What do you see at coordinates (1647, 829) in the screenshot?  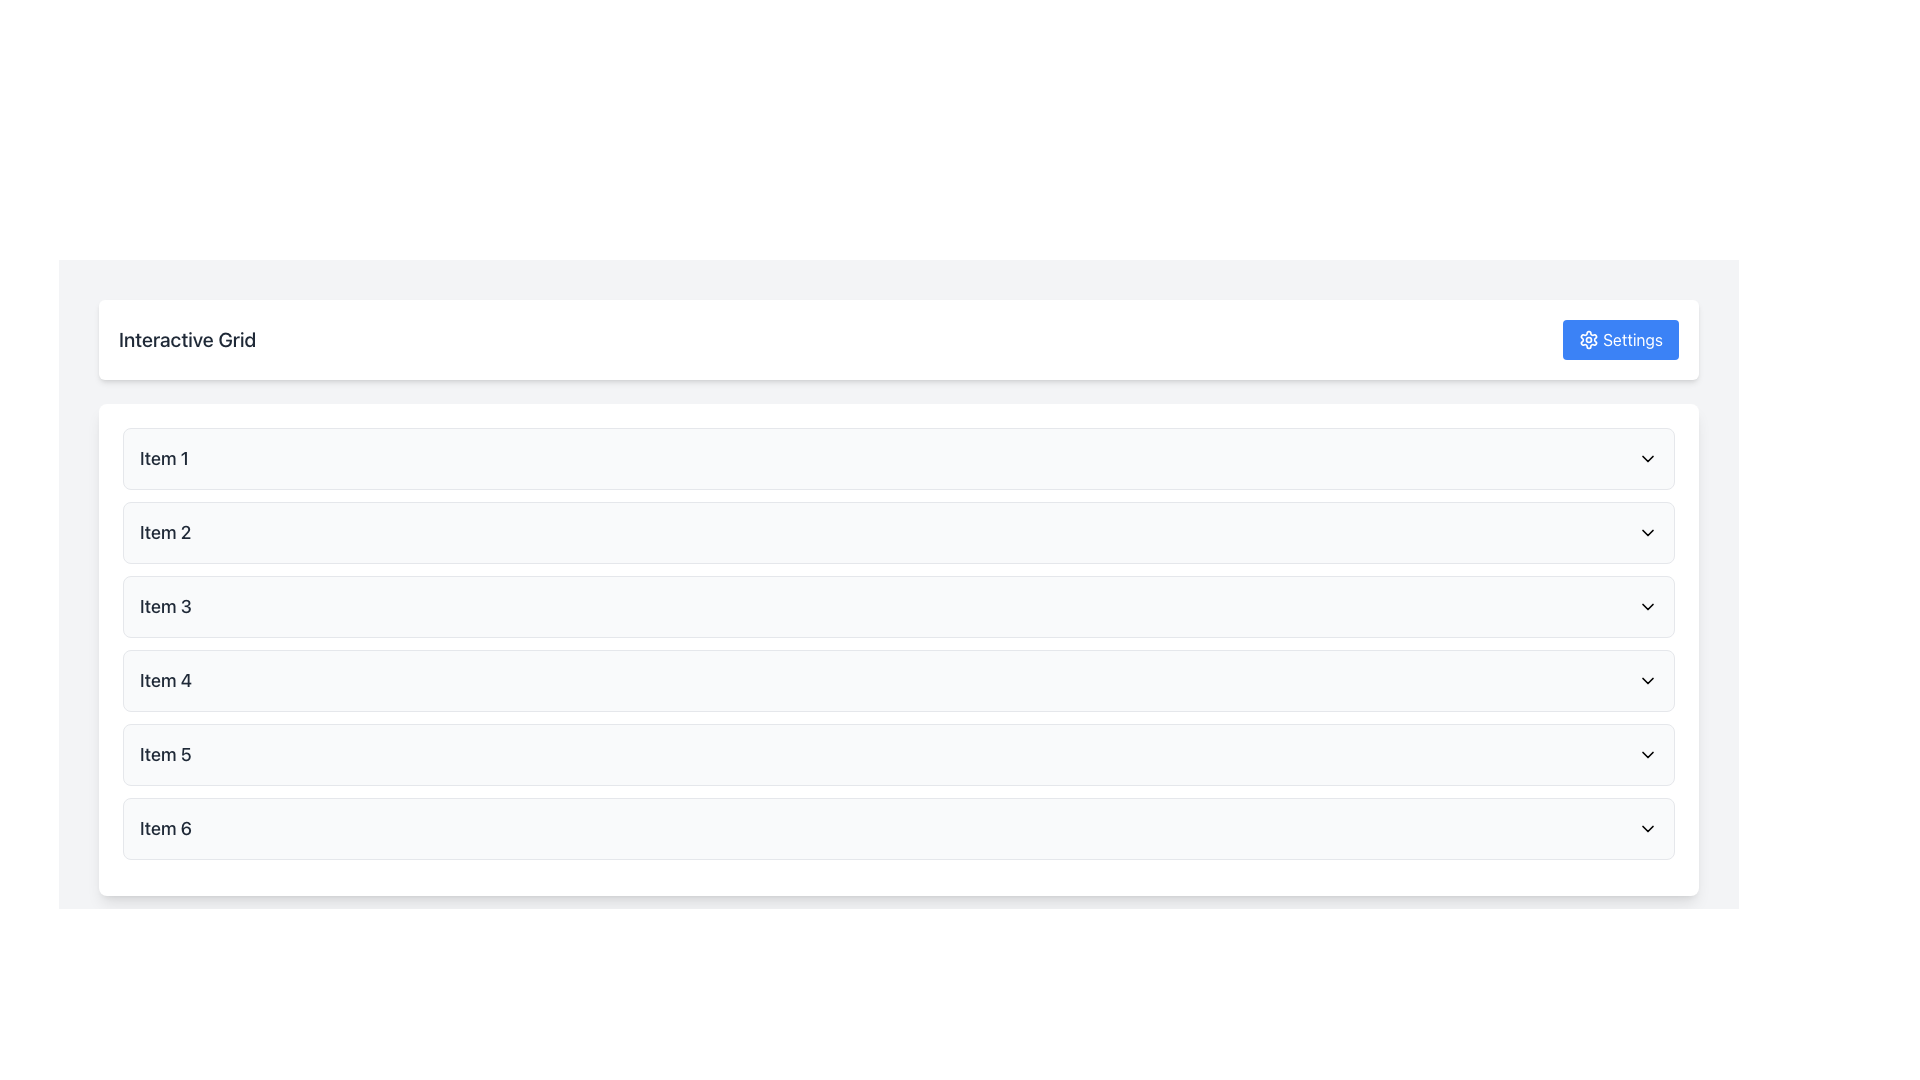 I see `the dropdown toggle icon for 'Item 6', which is positioned as the rightmost component of its row` at bounding box center [1647, 829].